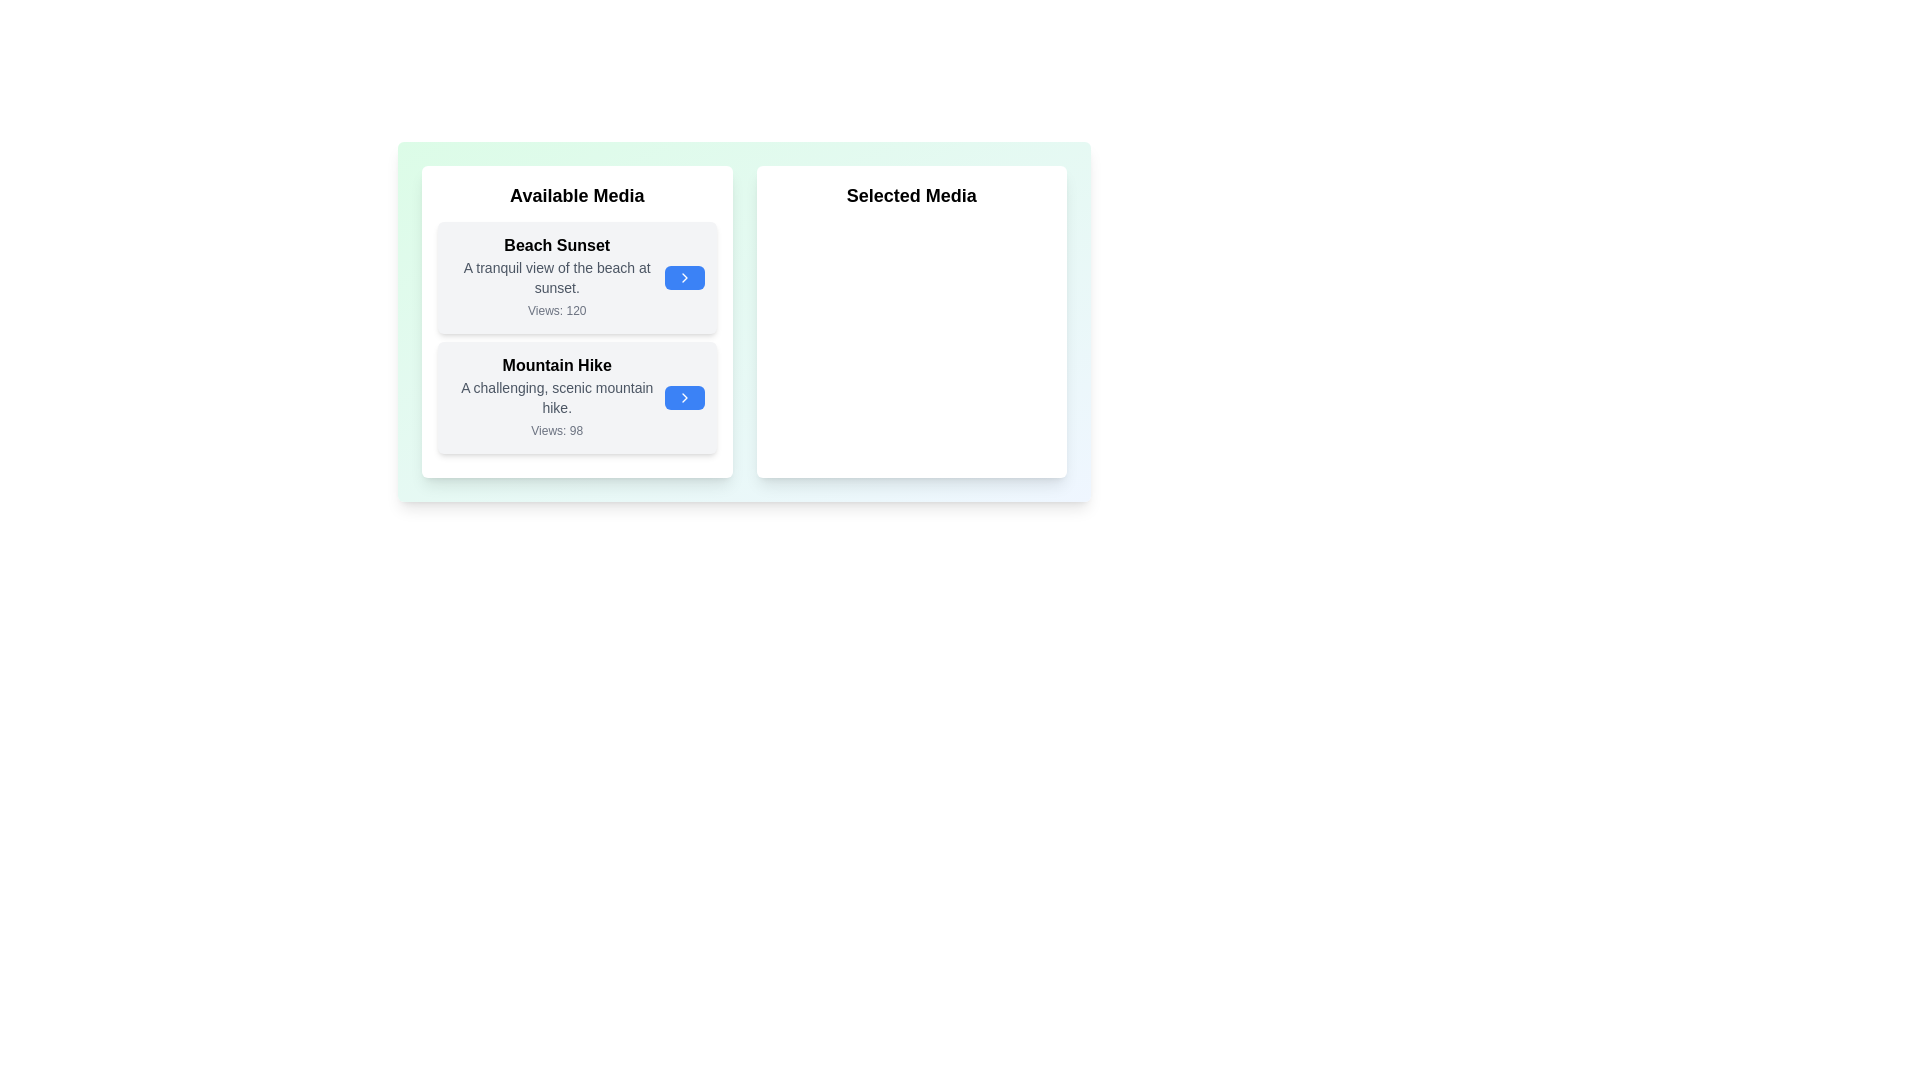 This screenshot has height=1080, width=1920. Describe the element at coordinates (684, 277) in the screenshot. I see `transfer button for the media item 'Beach Sunset' in the 'Available Media' list` at that location.